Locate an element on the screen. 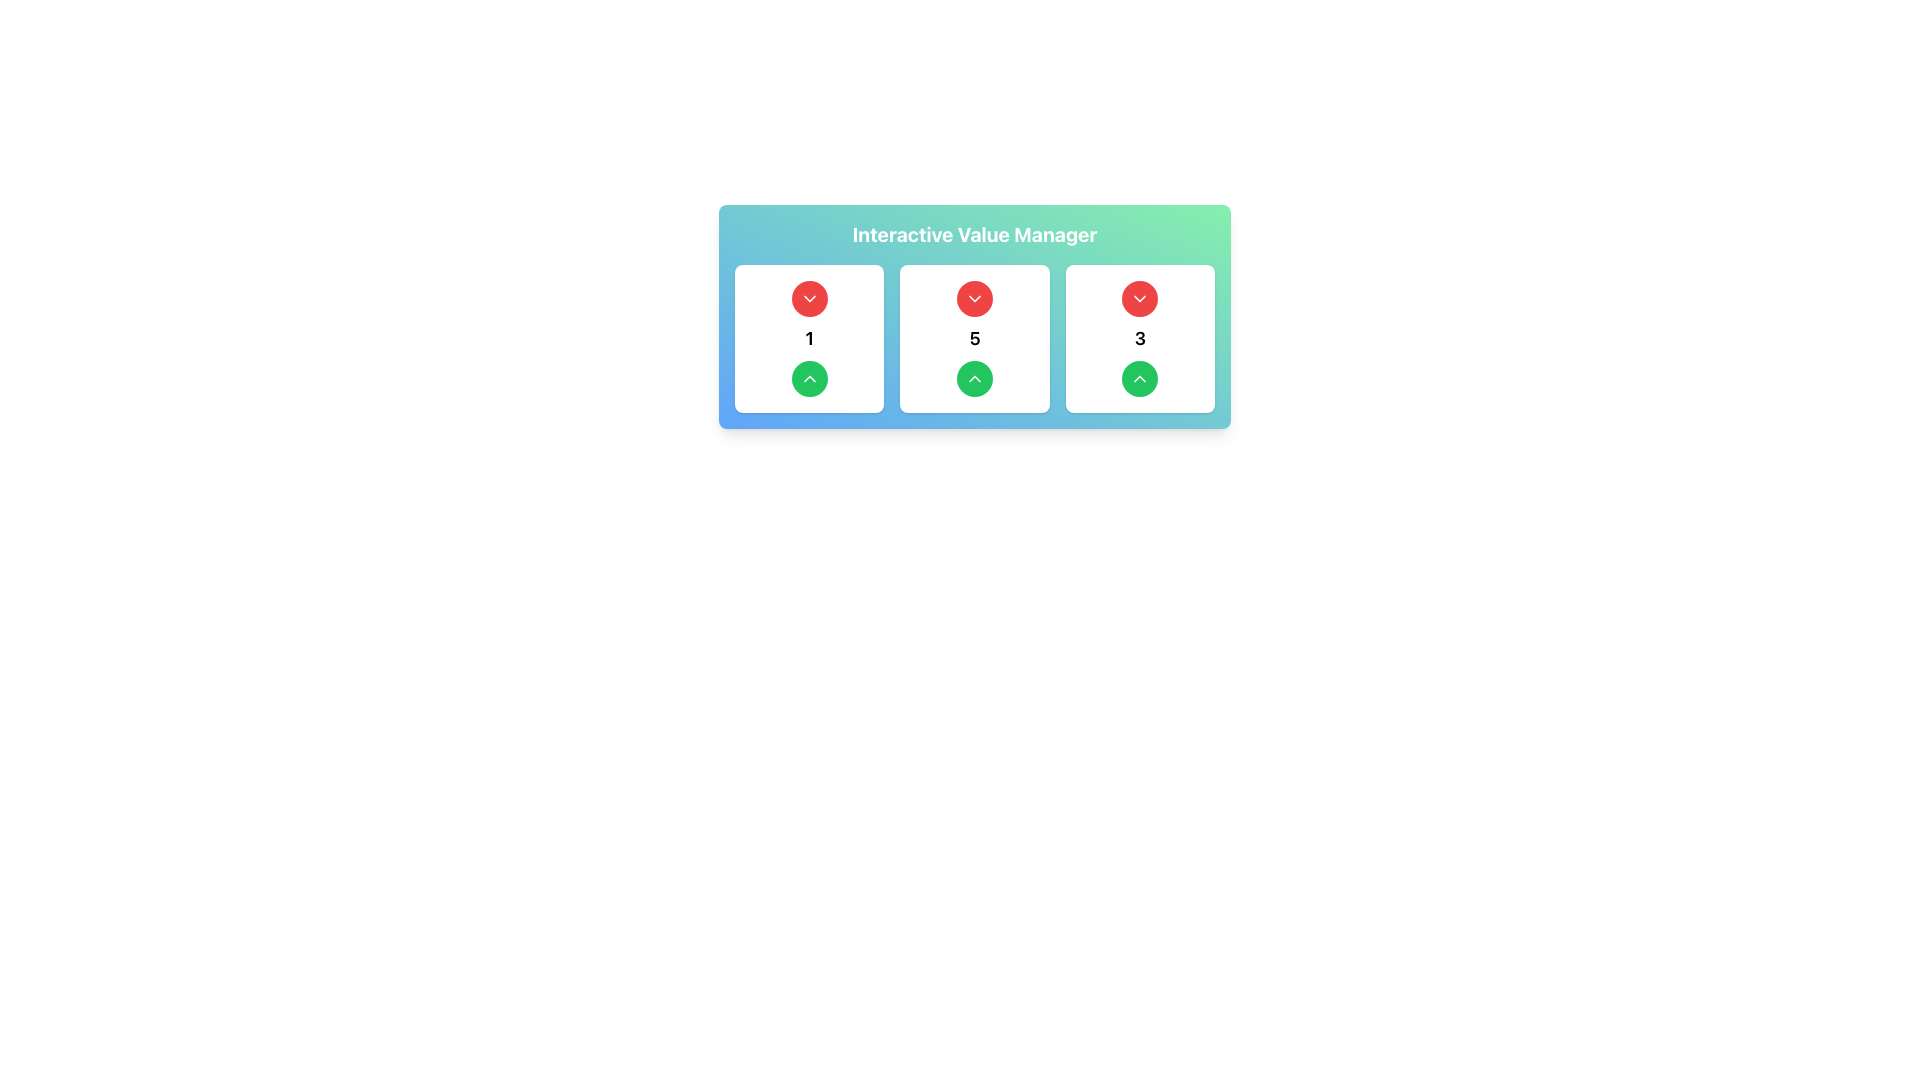 The image size is (1920, 1080). the downward-facing chevron icon with a red background located at the top of the middle panel is located at coordinates (974, 299).